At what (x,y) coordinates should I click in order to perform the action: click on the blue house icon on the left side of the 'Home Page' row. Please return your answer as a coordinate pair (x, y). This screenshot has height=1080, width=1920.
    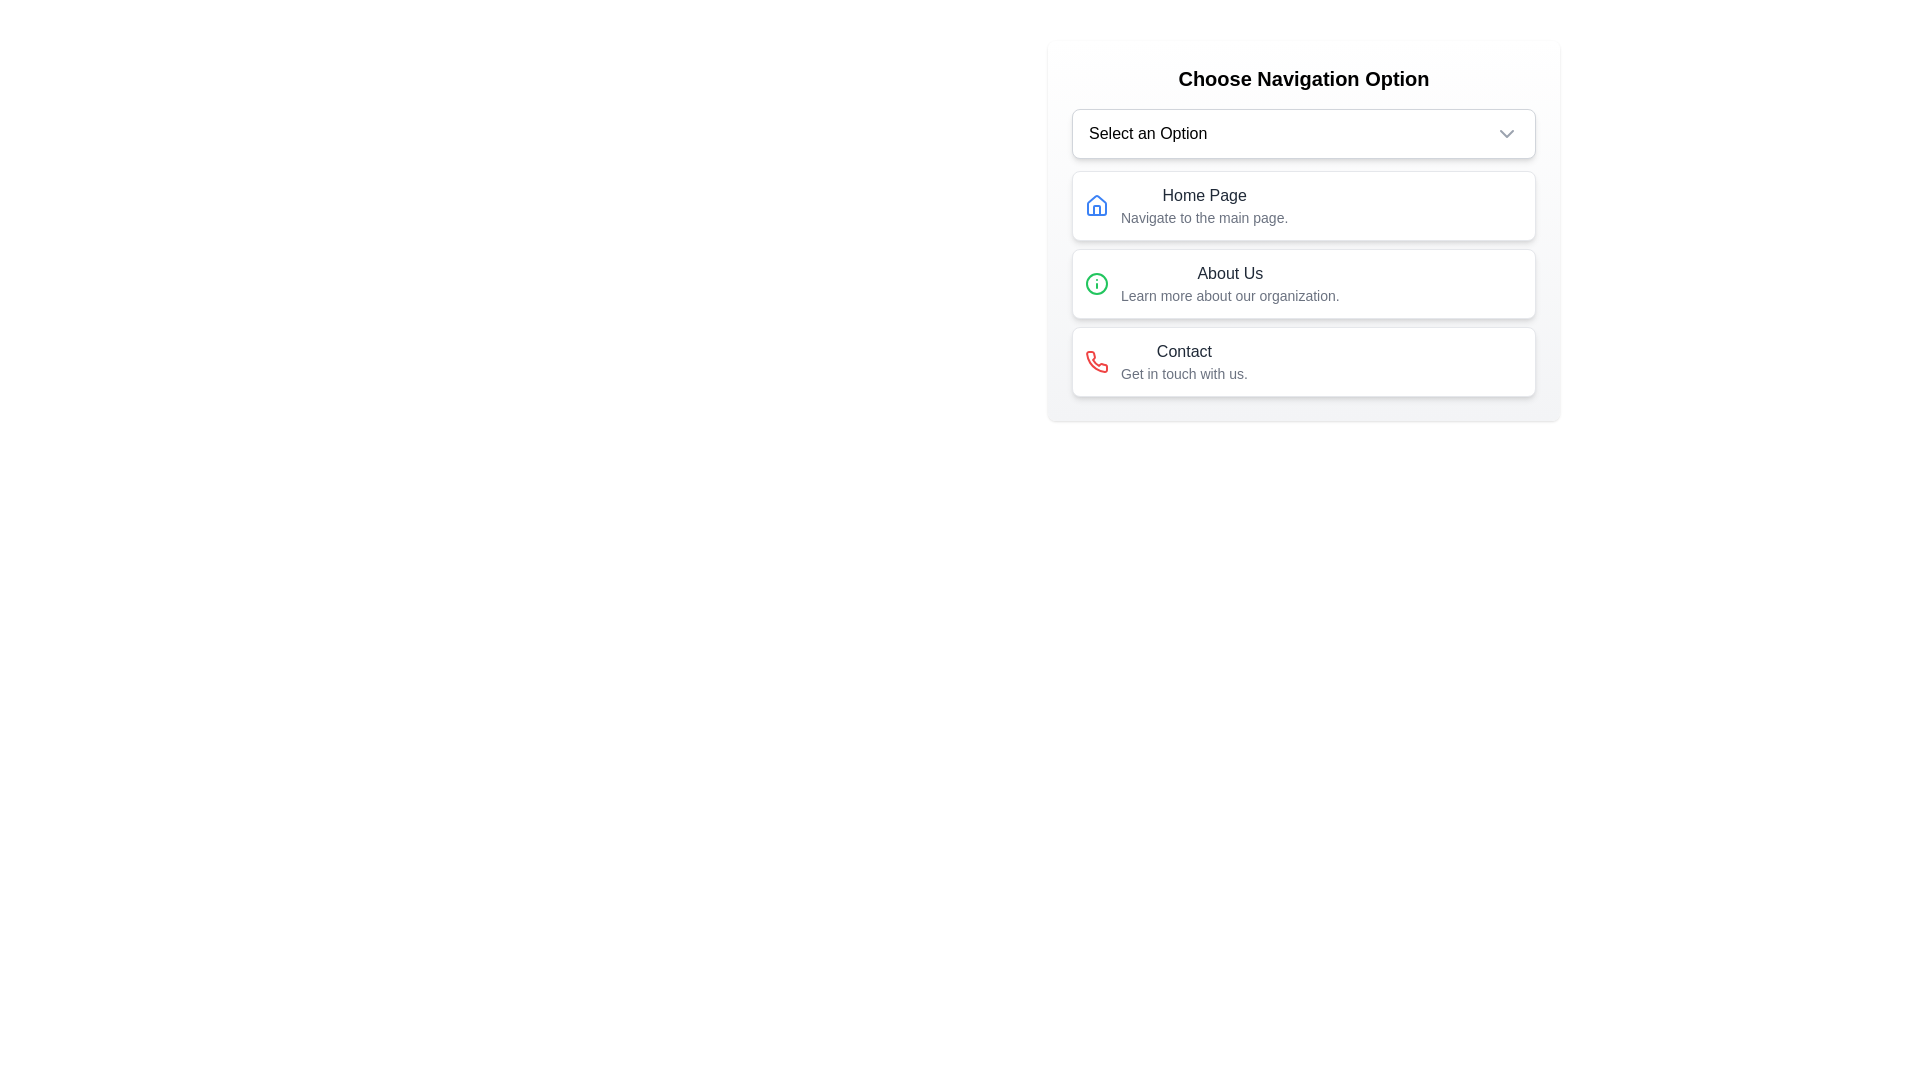
    Looking at the image, I should click on (1096, 205).